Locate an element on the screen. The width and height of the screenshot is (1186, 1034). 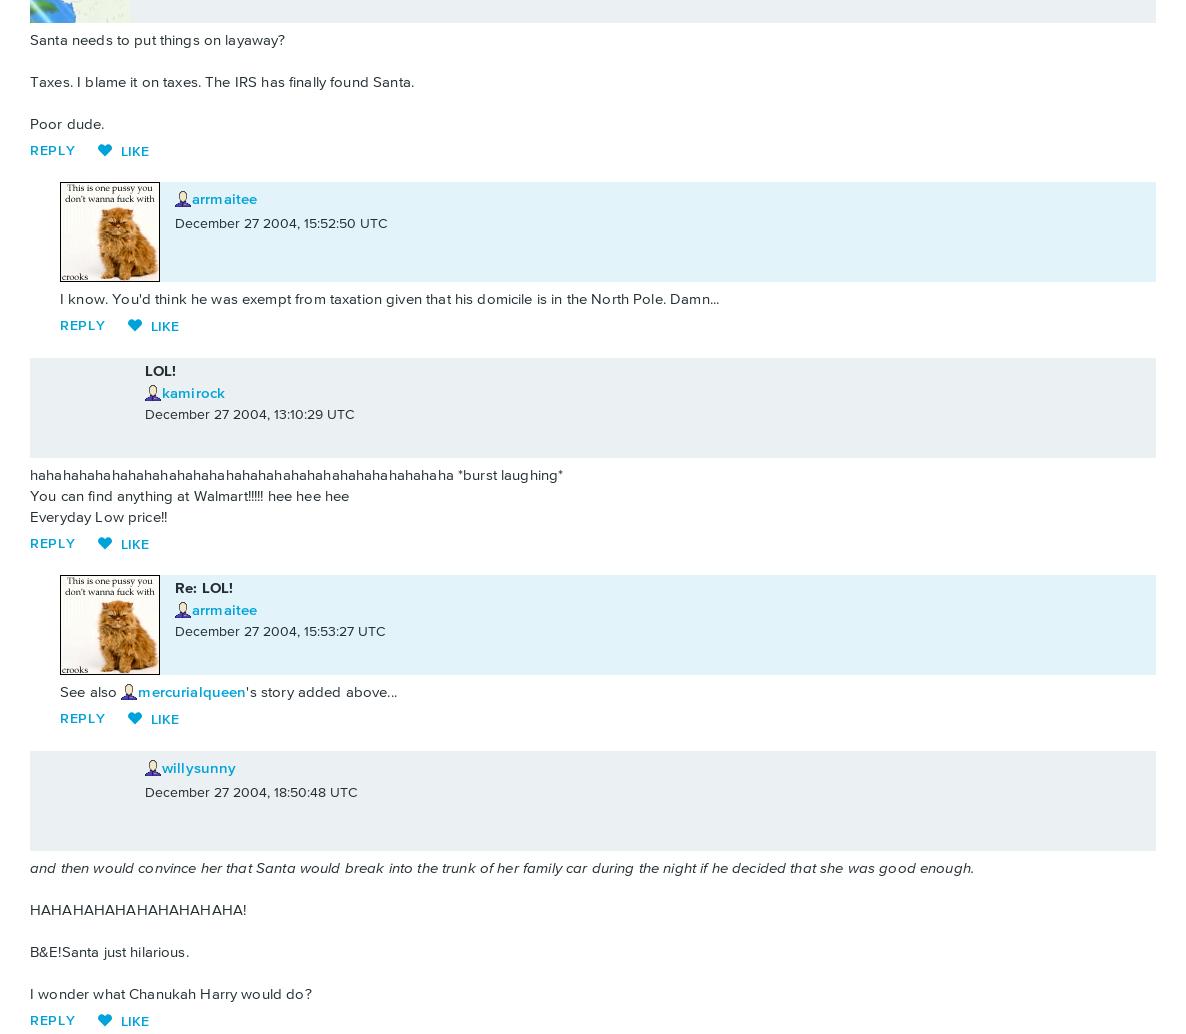
''s story added above...' is located at coordinates (244, 692).